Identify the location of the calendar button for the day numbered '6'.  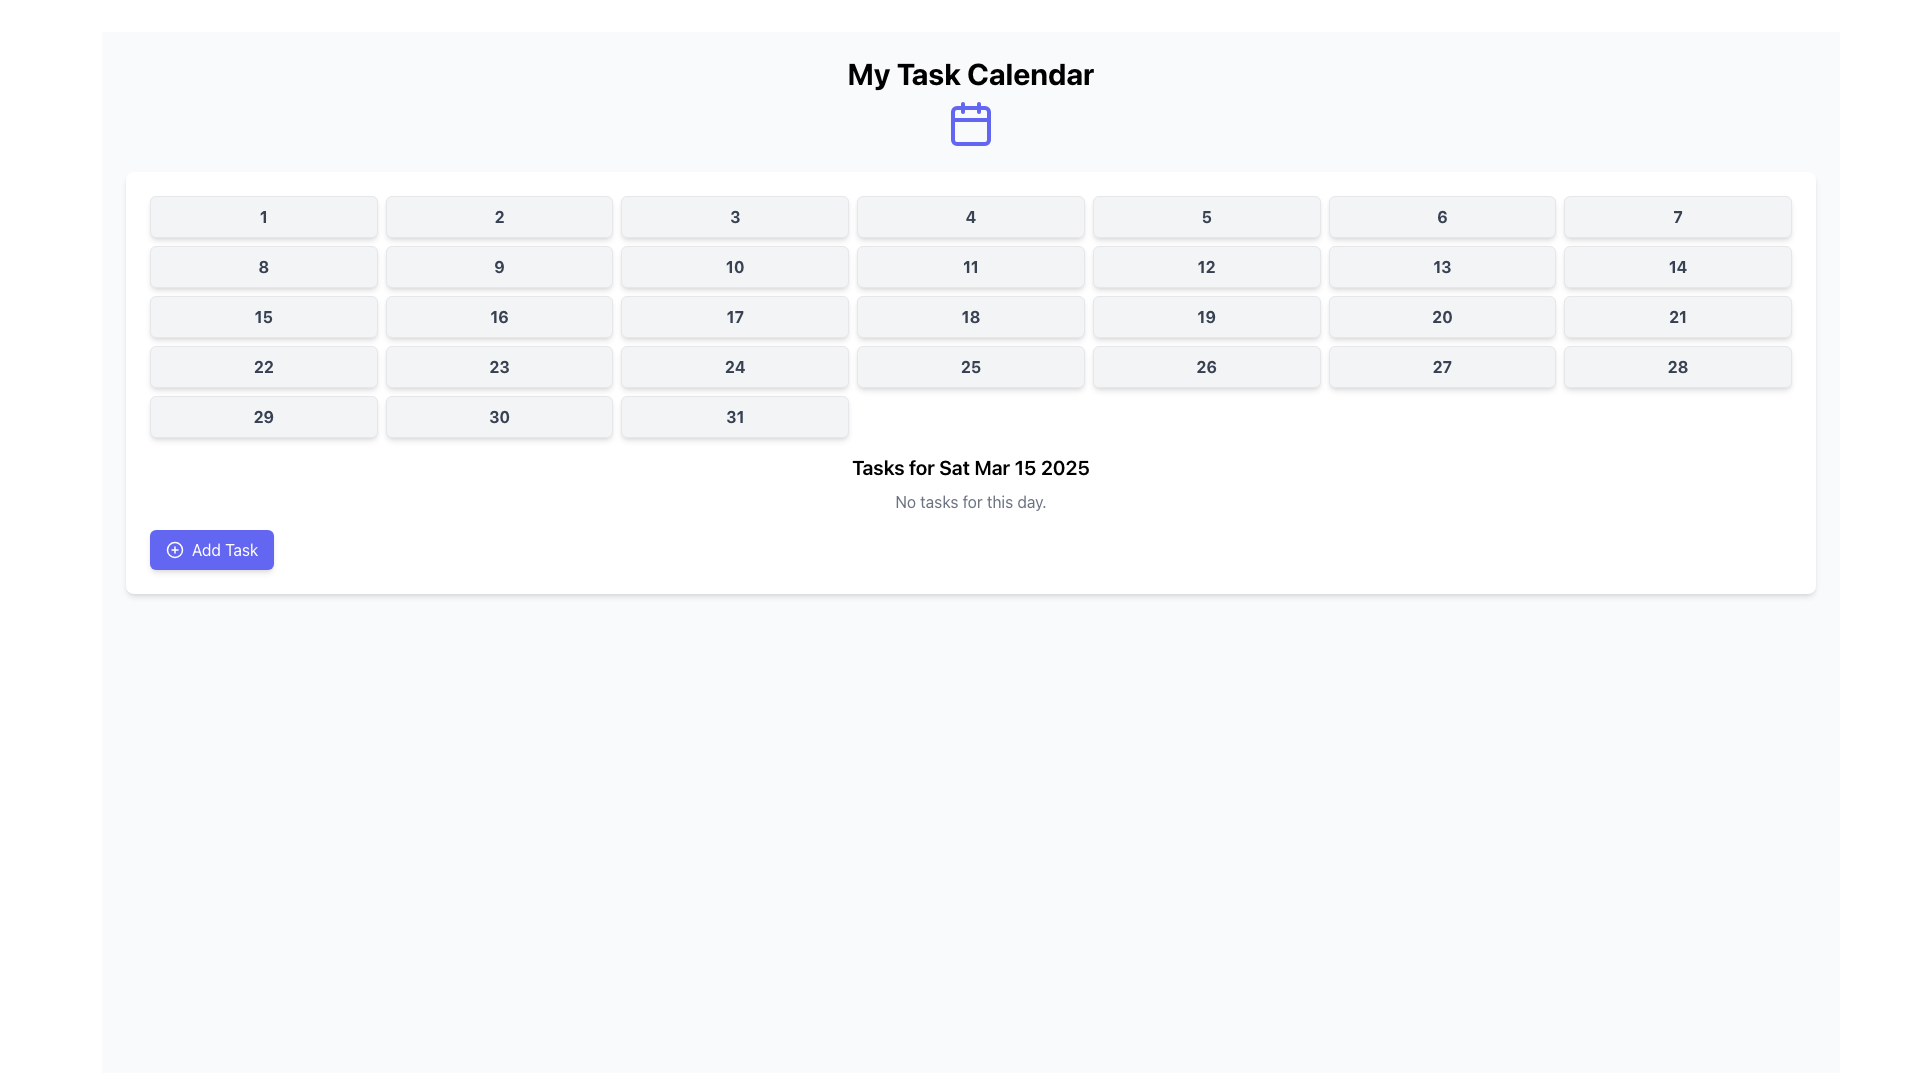
(1442, 216).